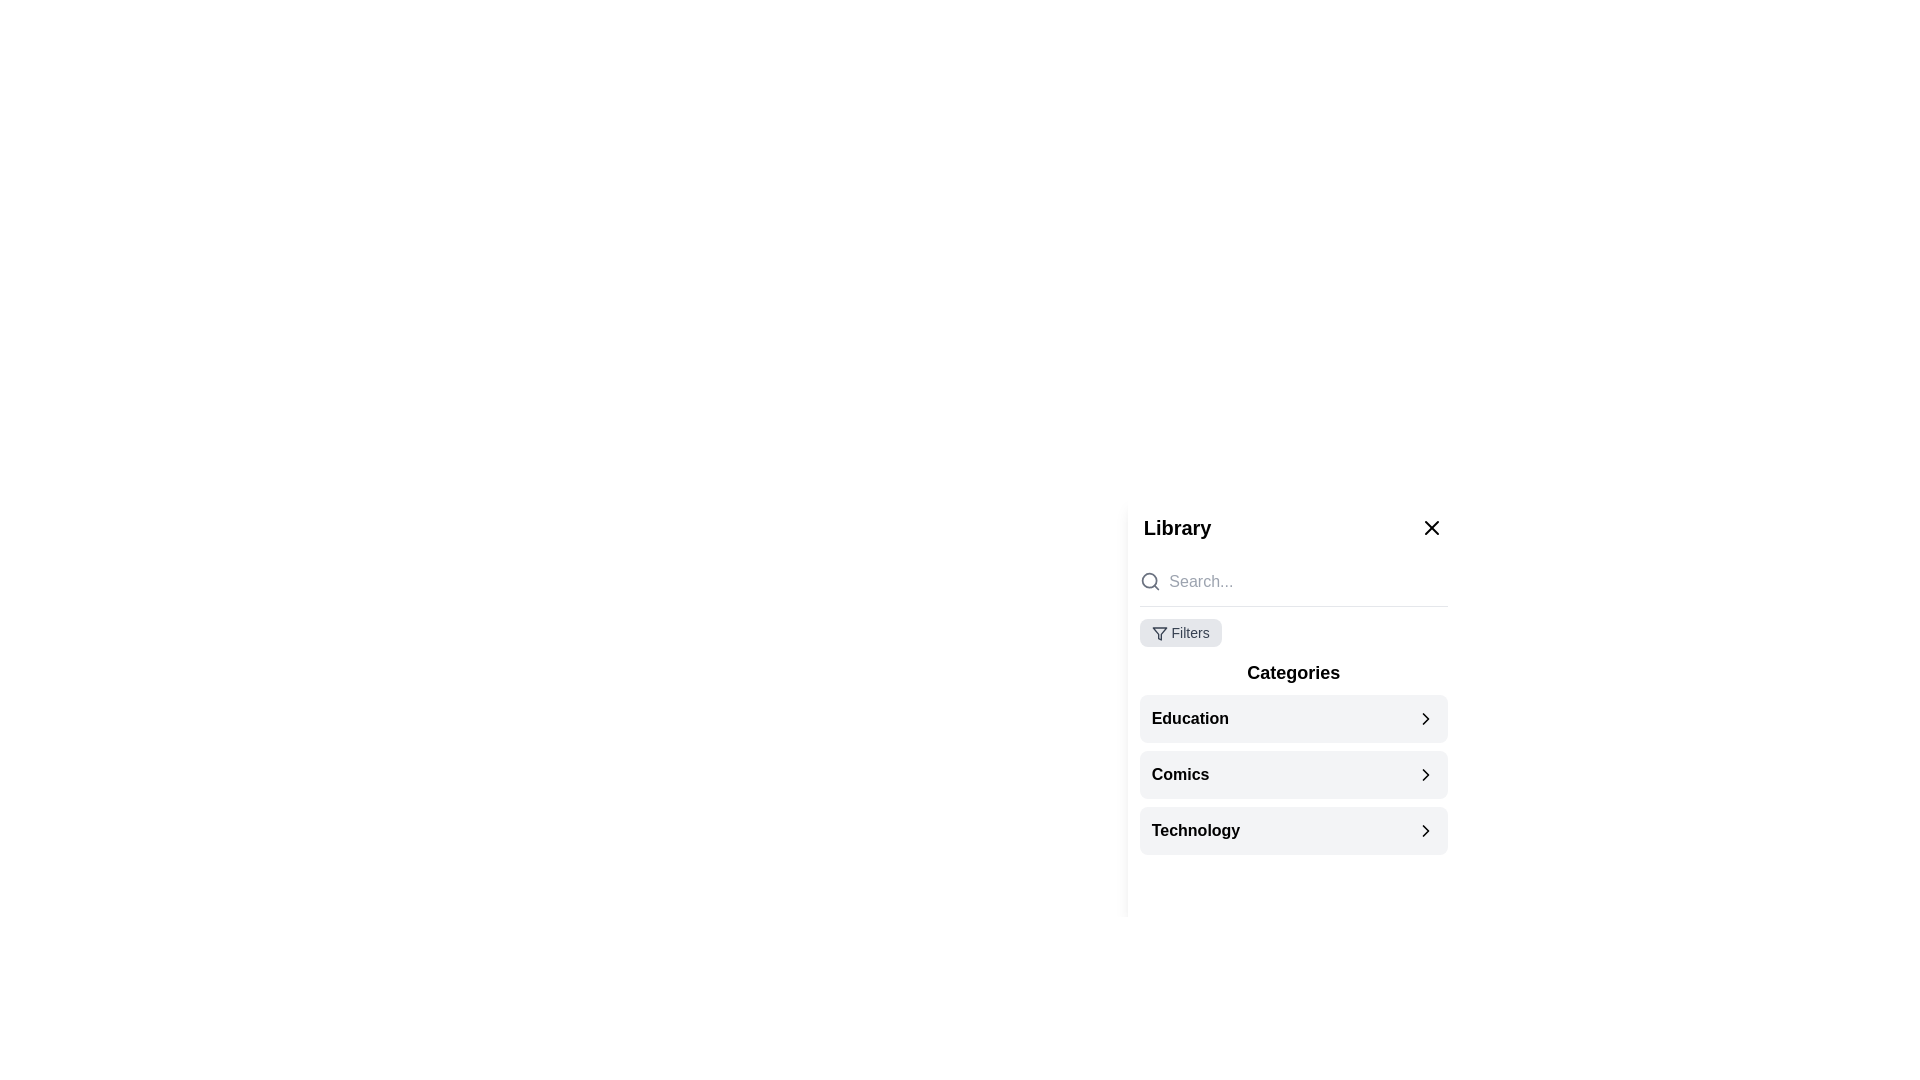 This screenshot has height=1080, width=1920. What do you see at coordinates (1293, 717) in the screenshot?
I see `the 'Education' button-like list item in the Categories section` at bounding box center [1293, 717].